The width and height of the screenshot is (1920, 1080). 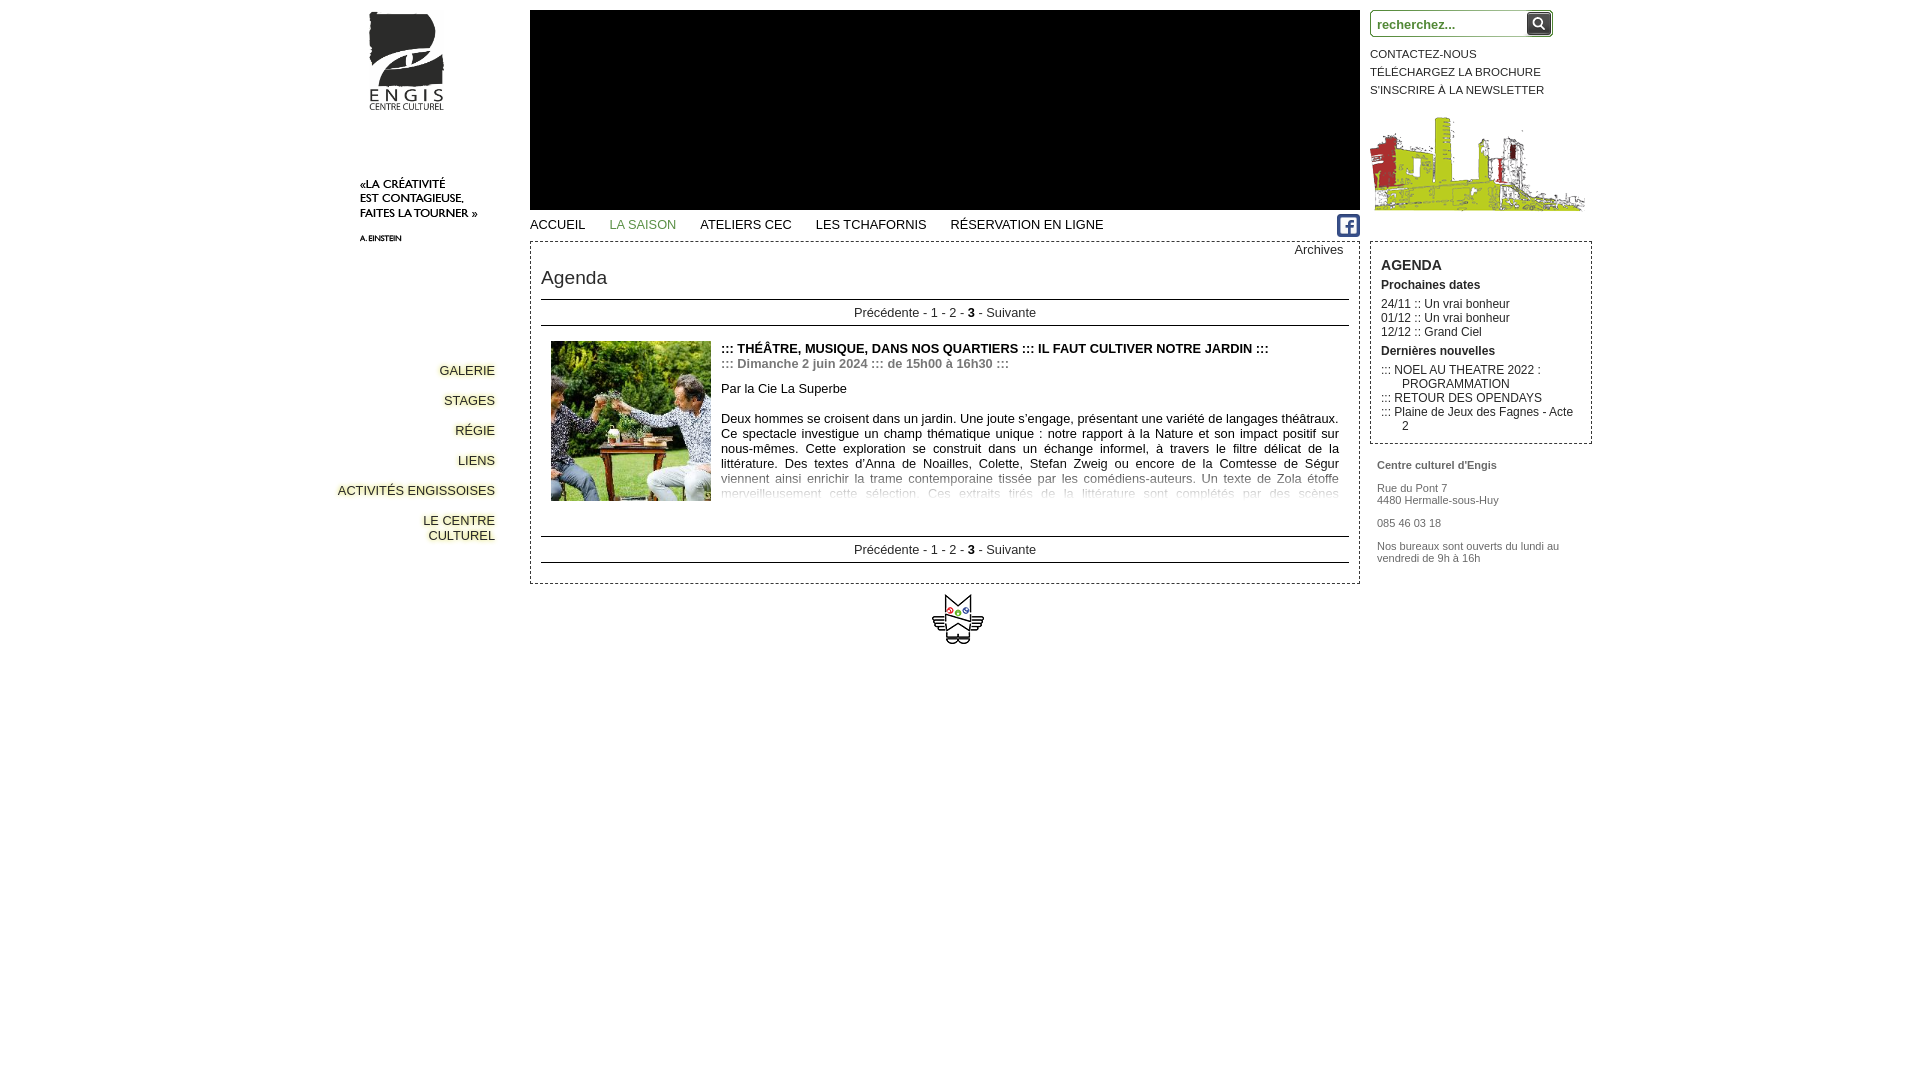 What do you see at coordinates (1376, 493) in the screenshot?
I see `'Rue du Pont 7` at bounding box center [1376, 493].